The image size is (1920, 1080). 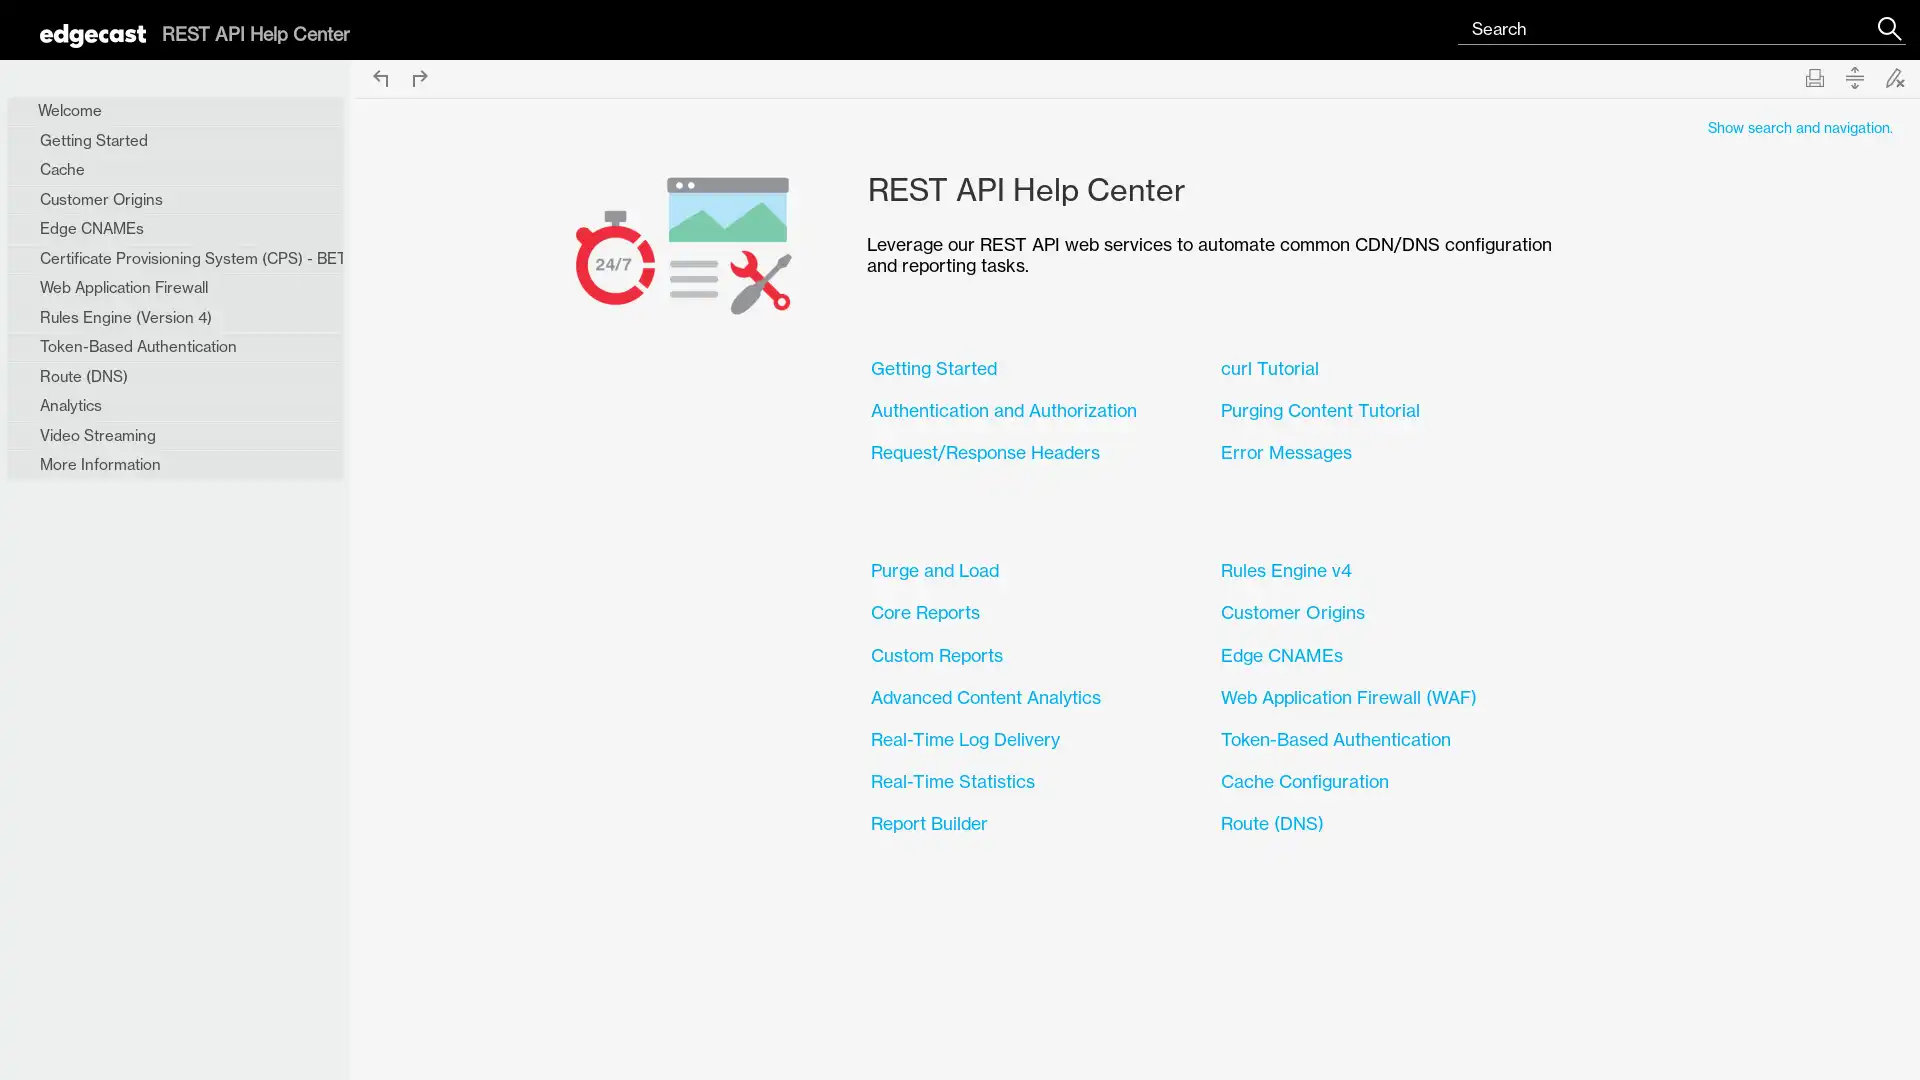 I want to click on expand all, so click(x=1853, y=76).